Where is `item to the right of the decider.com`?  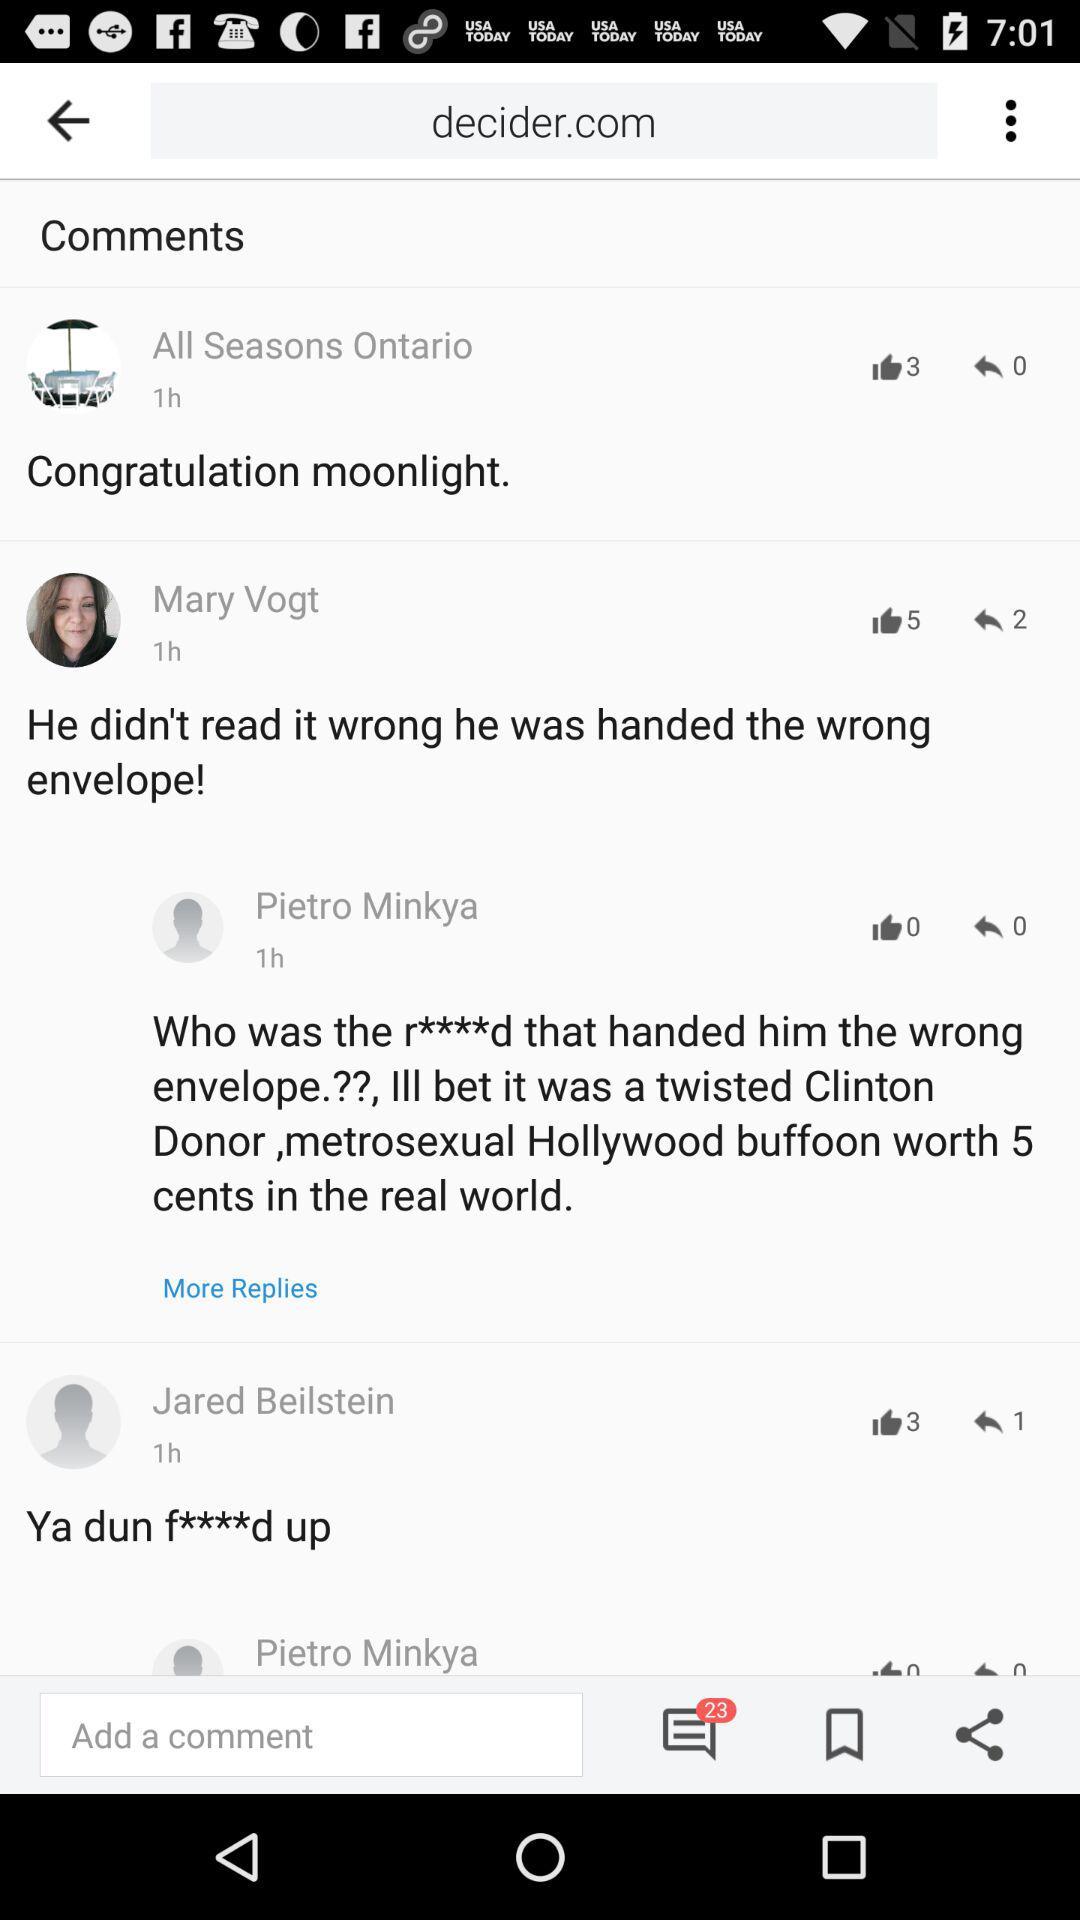 item to the right of the decider.com is located at coordinates (1009, 119).